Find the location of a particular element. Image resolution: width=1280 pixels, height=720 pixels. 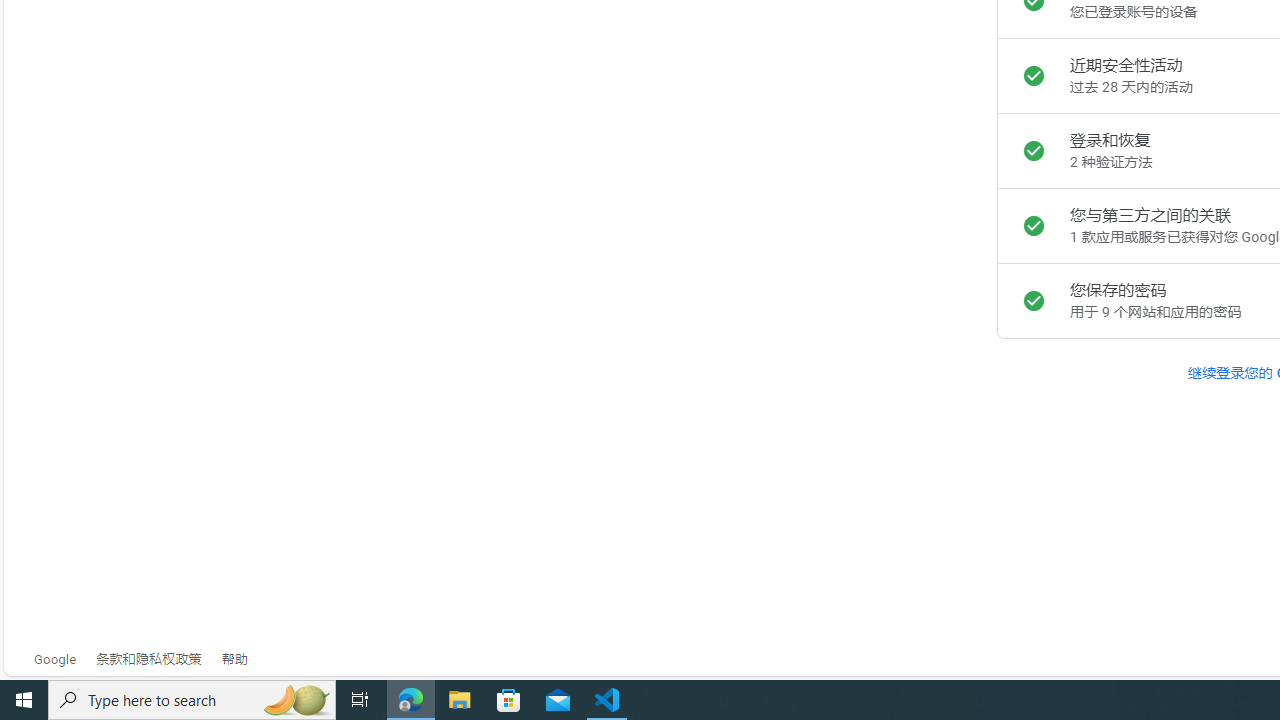

'Microsoft Store' is located at coordinates (509, 698).